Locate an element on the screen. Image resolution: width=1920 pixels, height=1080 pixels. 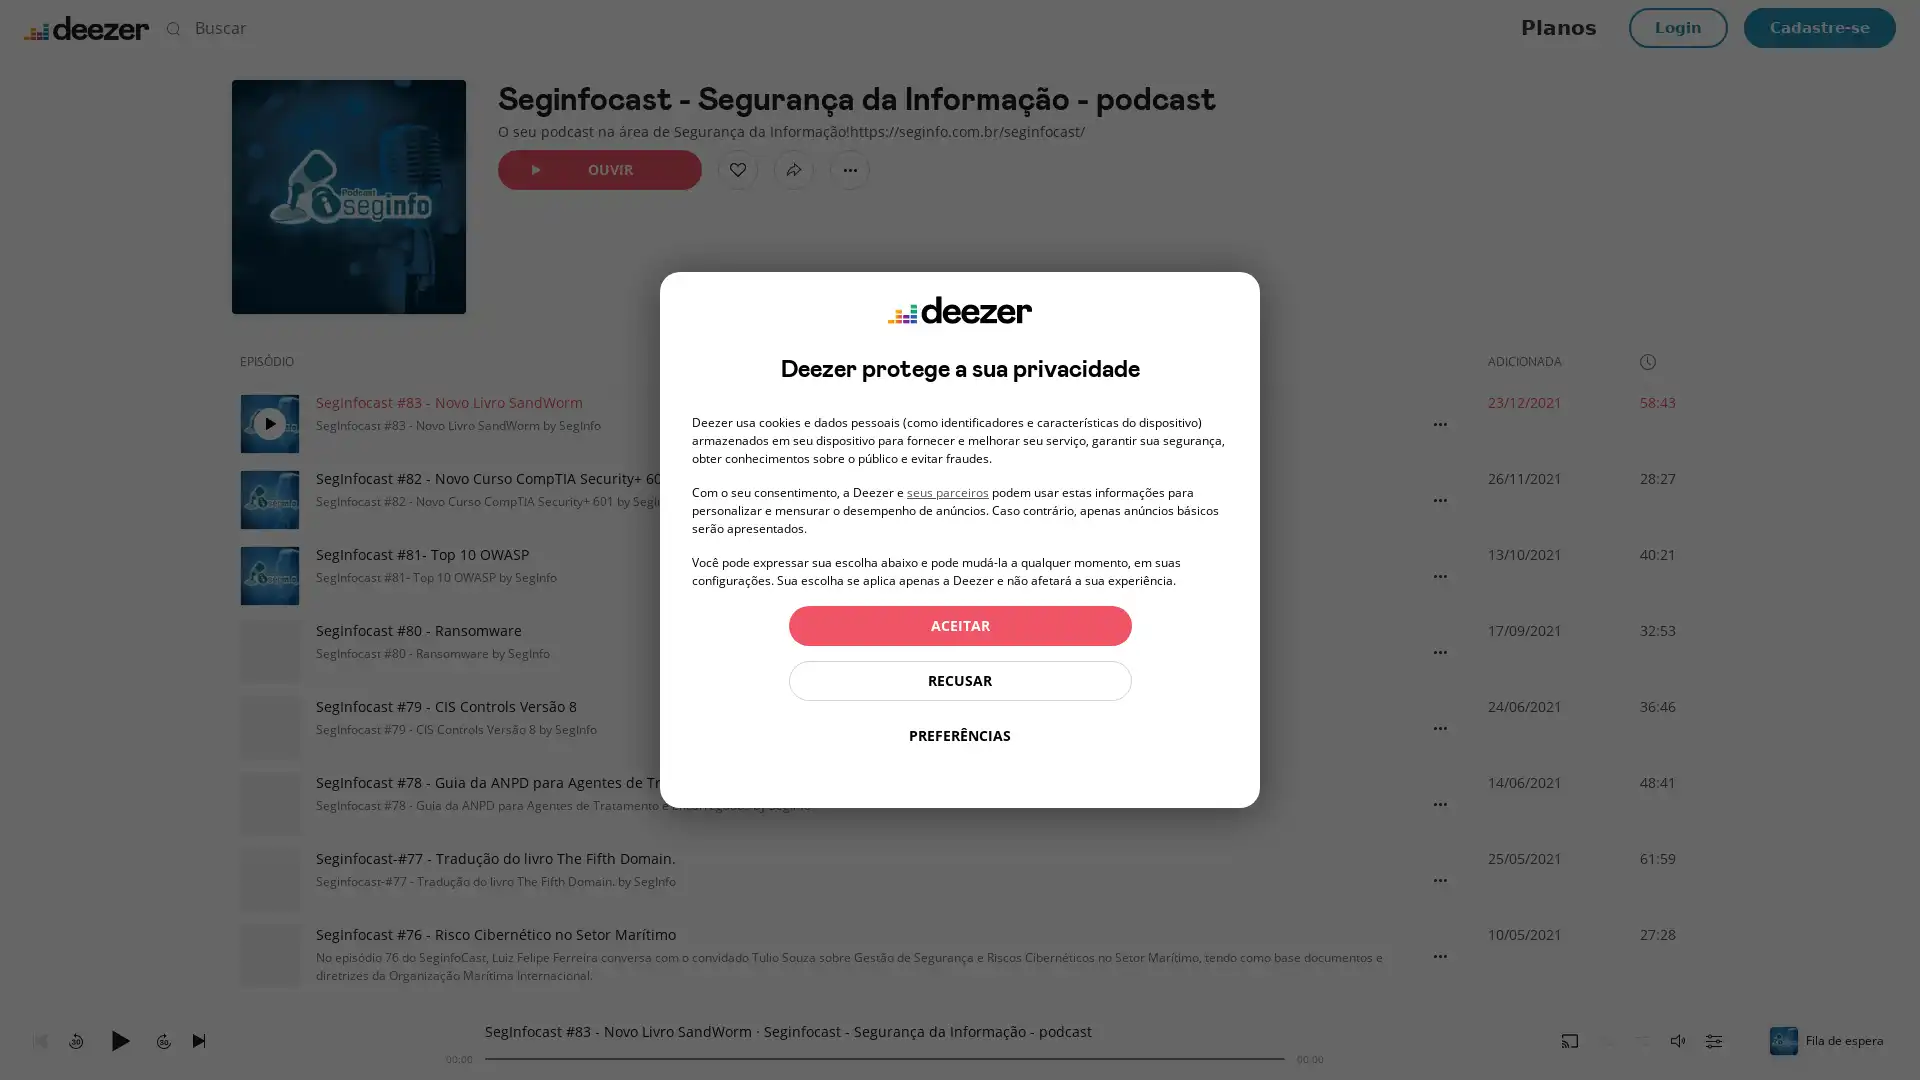
Tocar SegInfocast #80 - Ransomware por Seginfocast - Seguranca da Informacao - podcast is located at coordinates (268, 651).